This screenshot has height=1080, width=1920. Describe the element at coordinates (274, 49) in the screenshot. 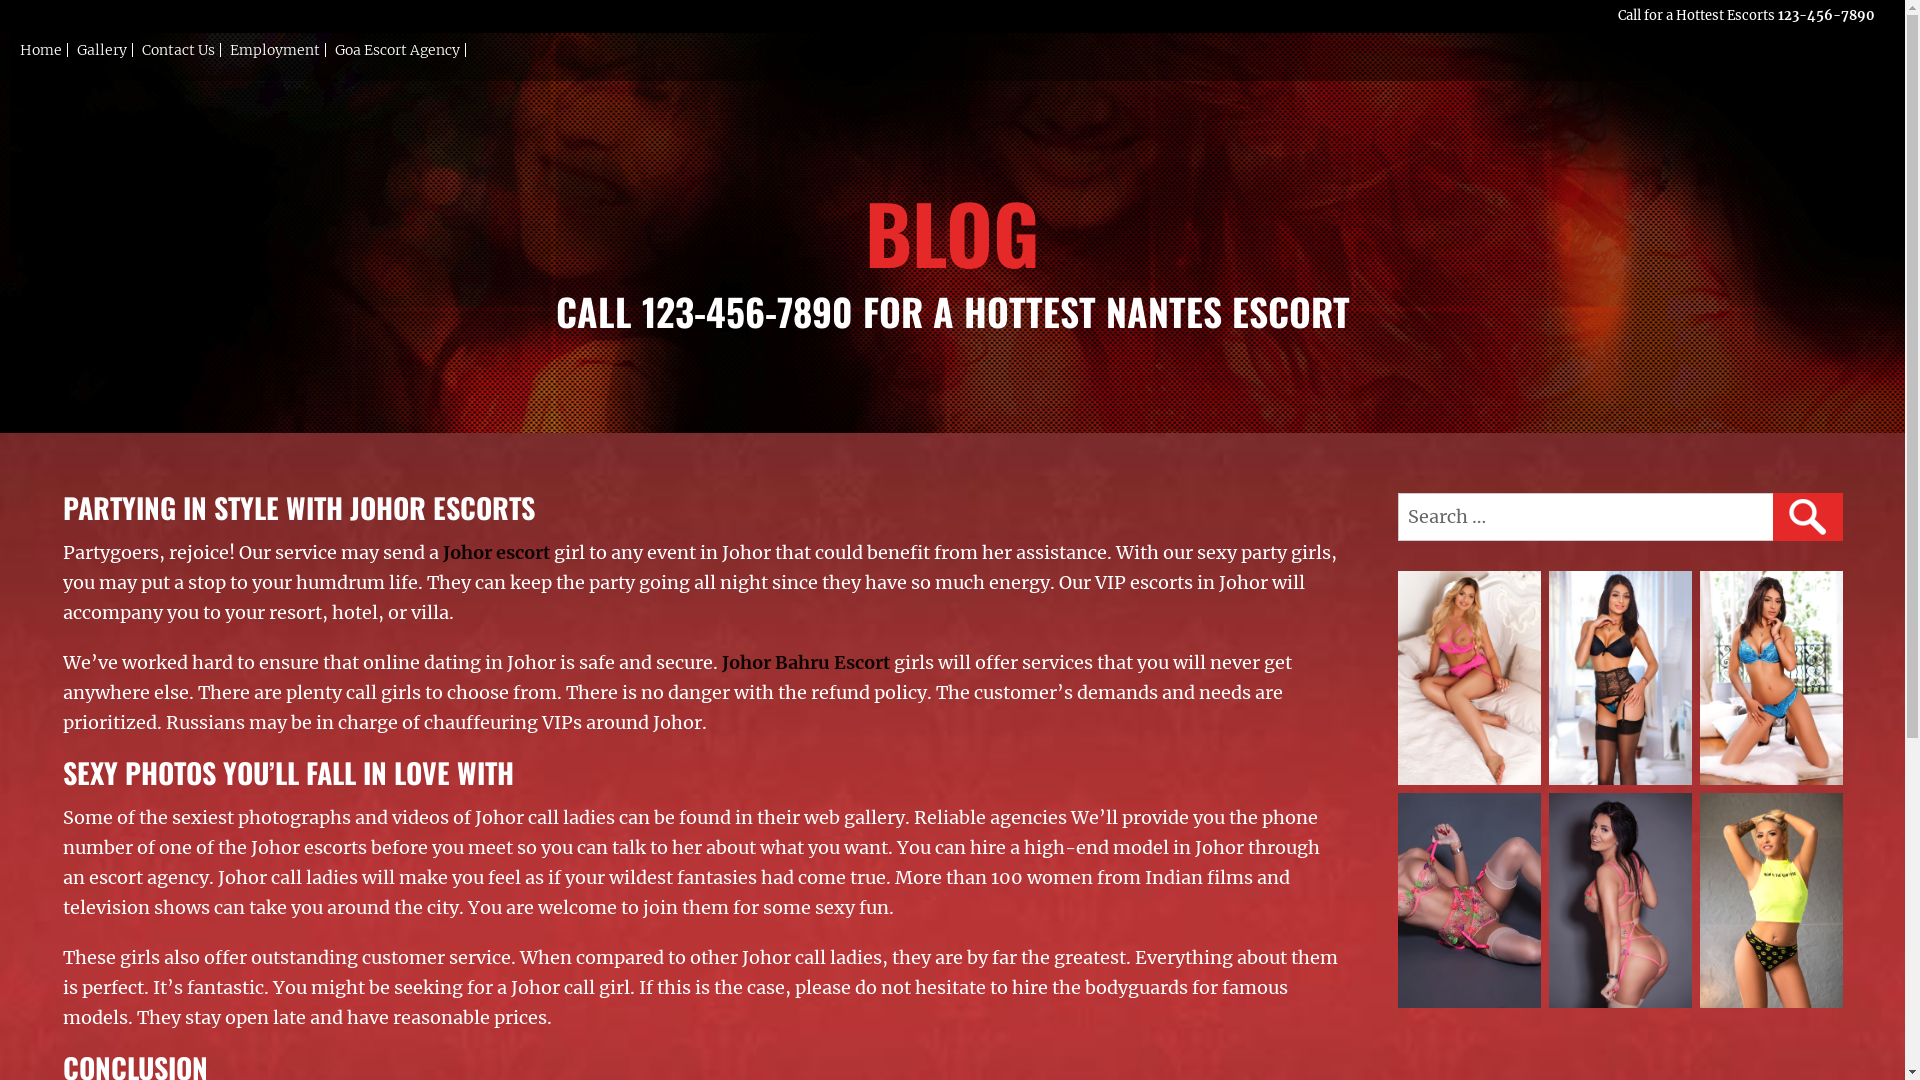

I see `'Employment'` at that location.